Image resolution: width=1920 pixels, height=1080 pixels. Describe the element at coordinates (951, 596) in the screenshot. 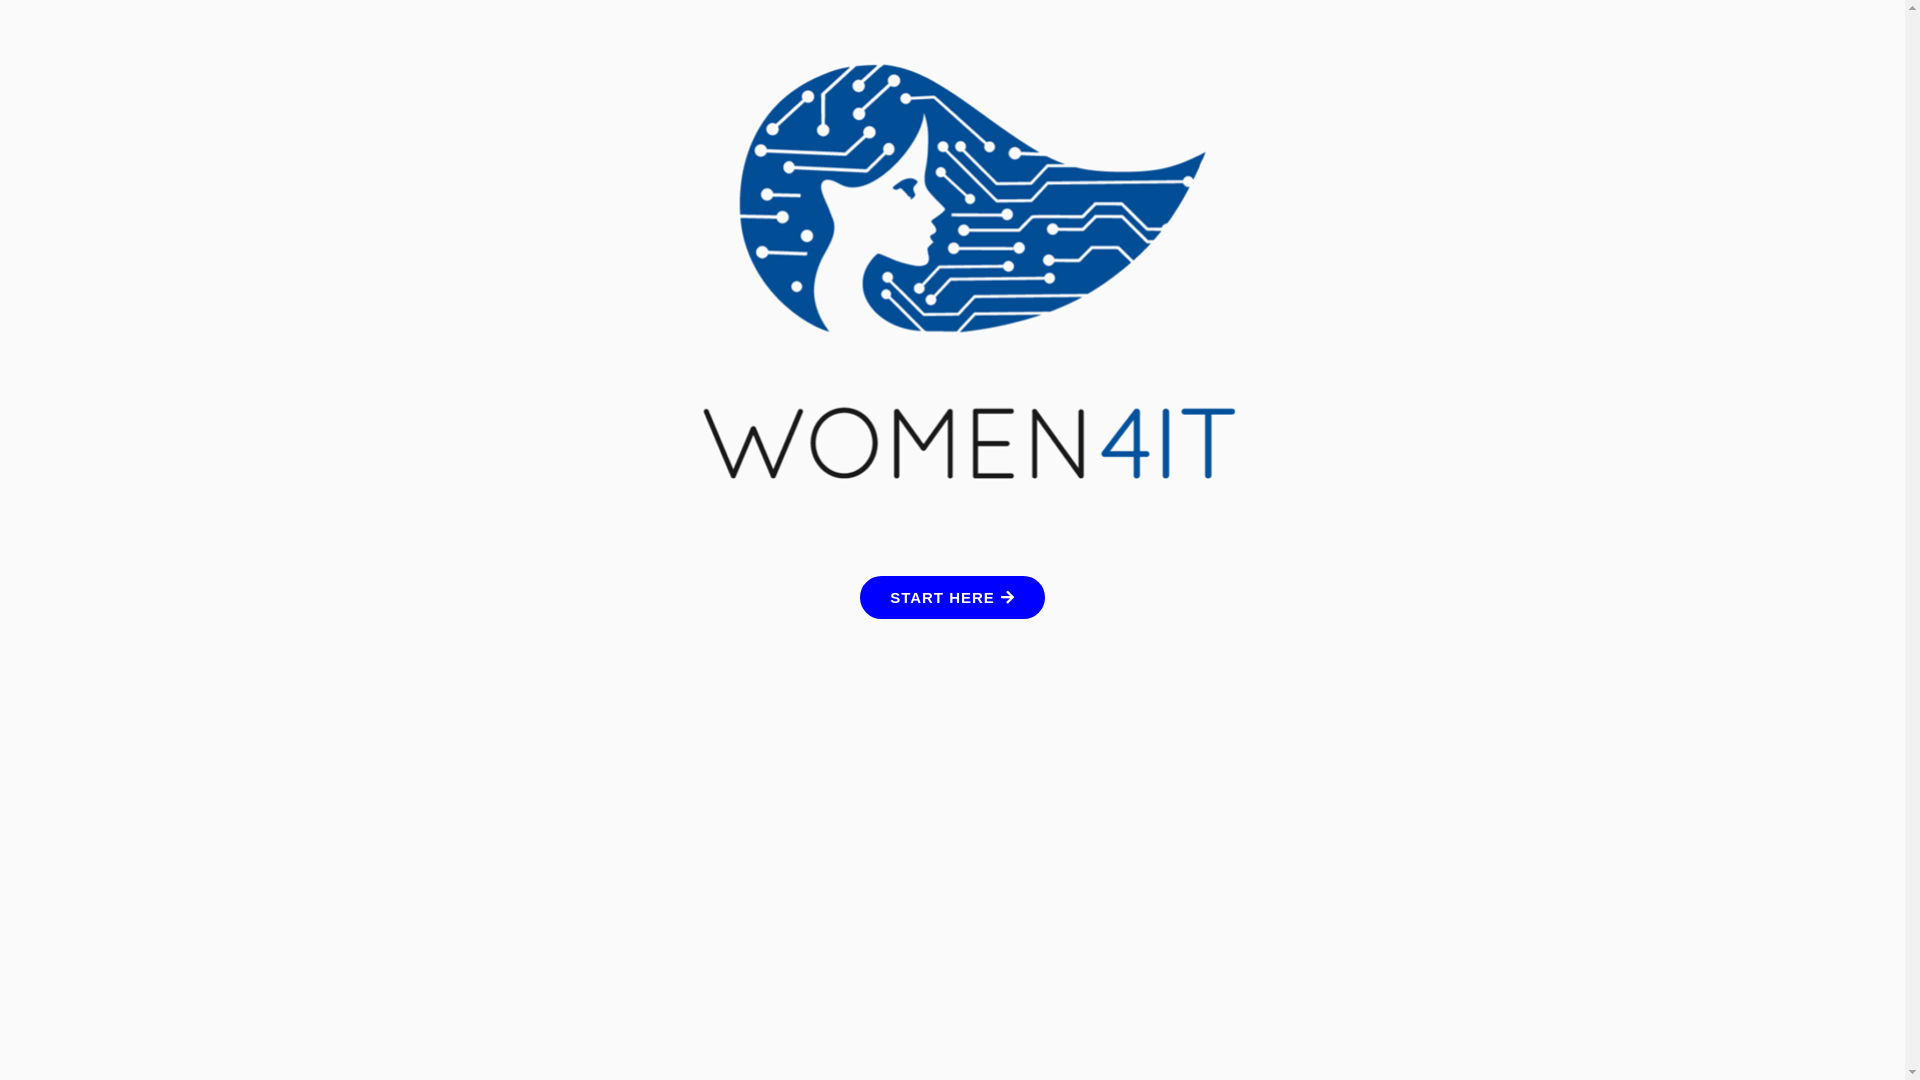

I see `'START HERE'` at that location.